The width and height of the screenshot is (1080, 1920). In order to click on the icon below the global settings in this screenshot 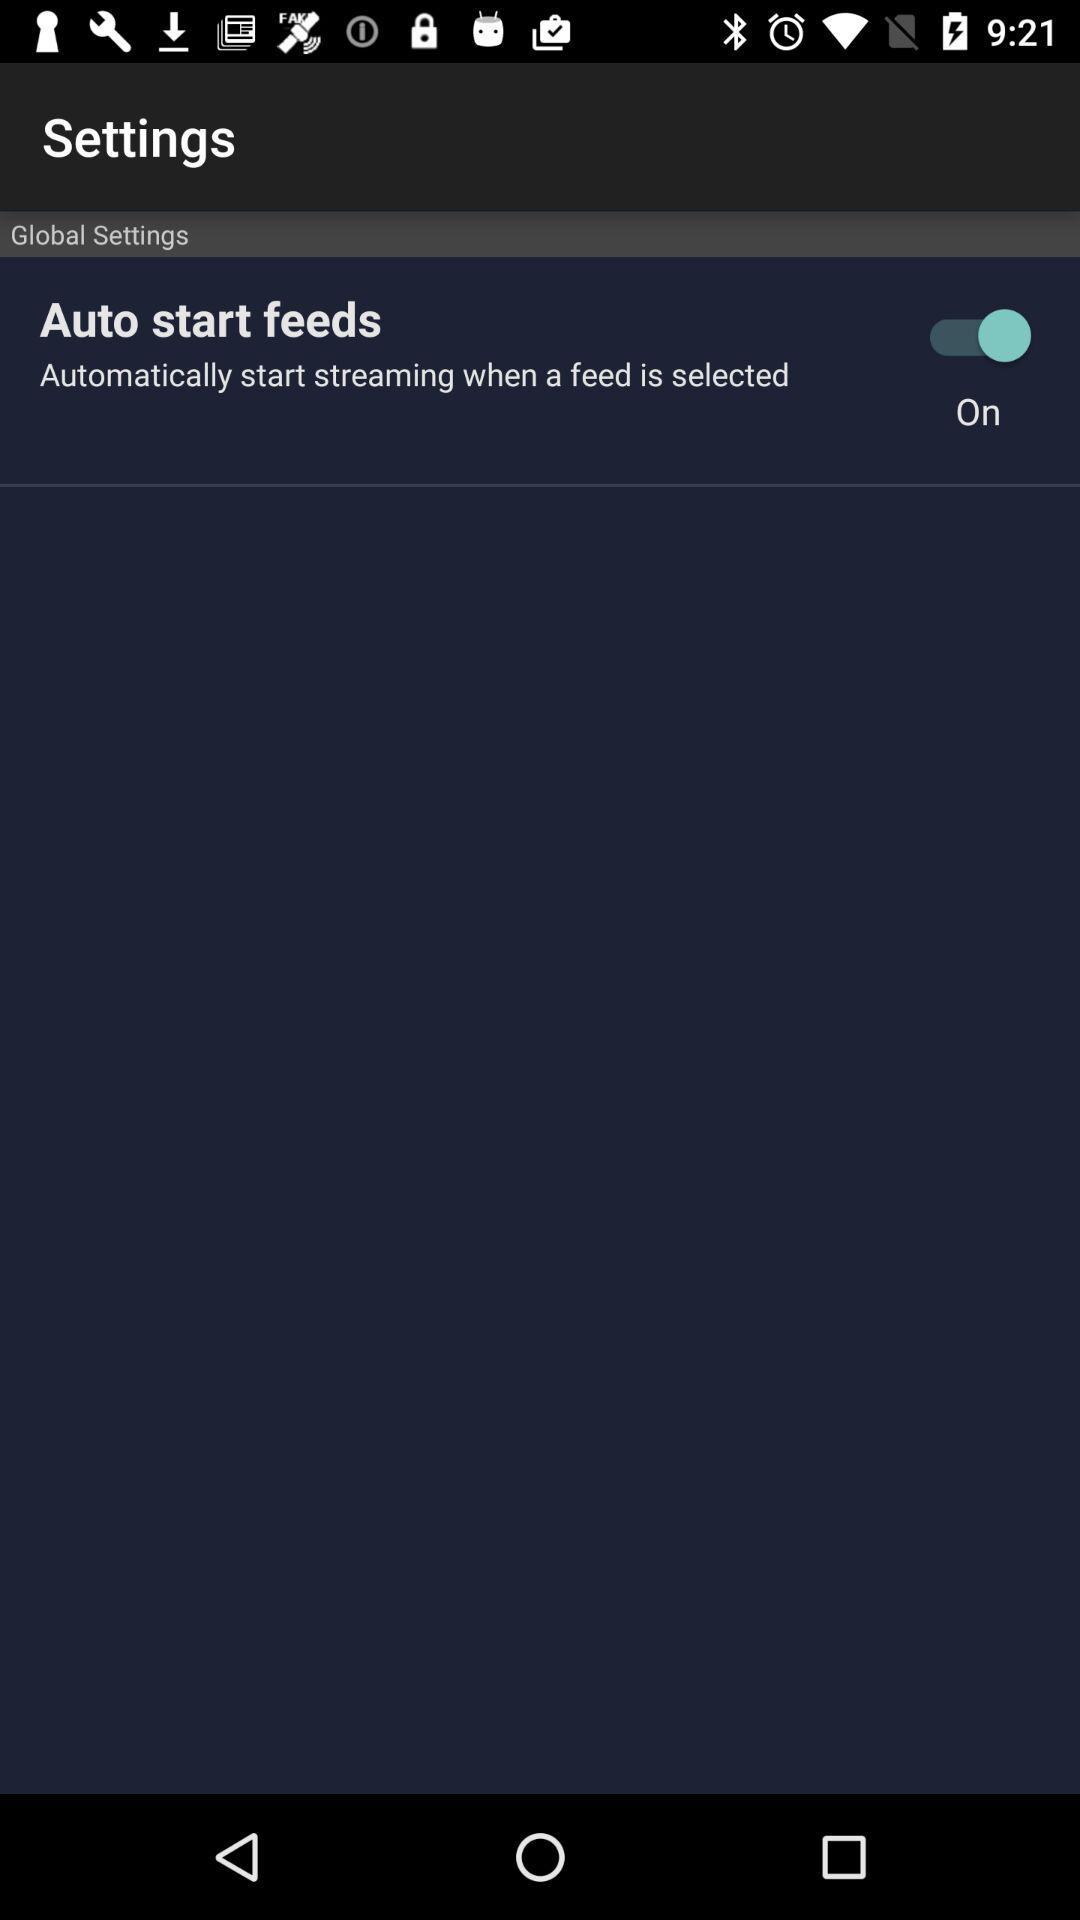, I will do `click(471, 317)`.